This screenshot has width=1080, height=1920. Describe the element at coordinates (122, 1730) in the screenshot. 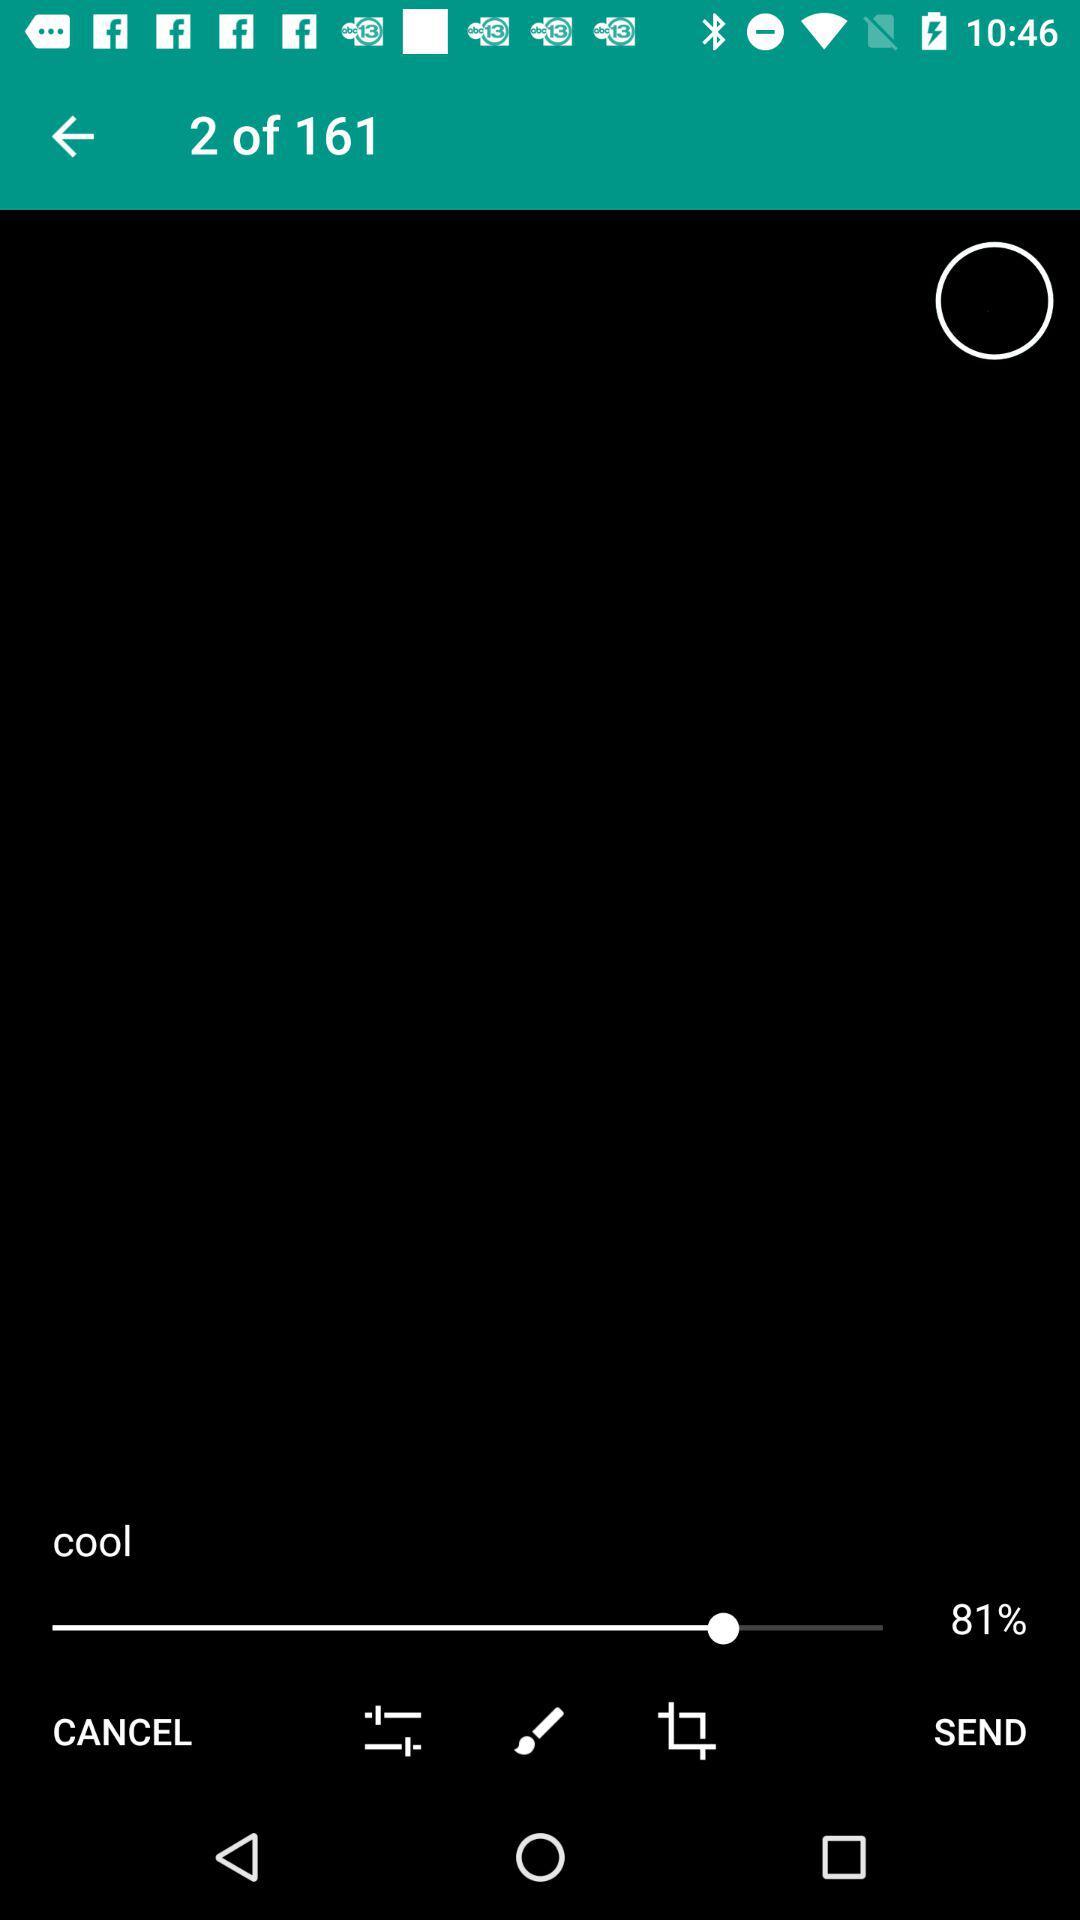

I see `icon at the bottom left corner` at that location.